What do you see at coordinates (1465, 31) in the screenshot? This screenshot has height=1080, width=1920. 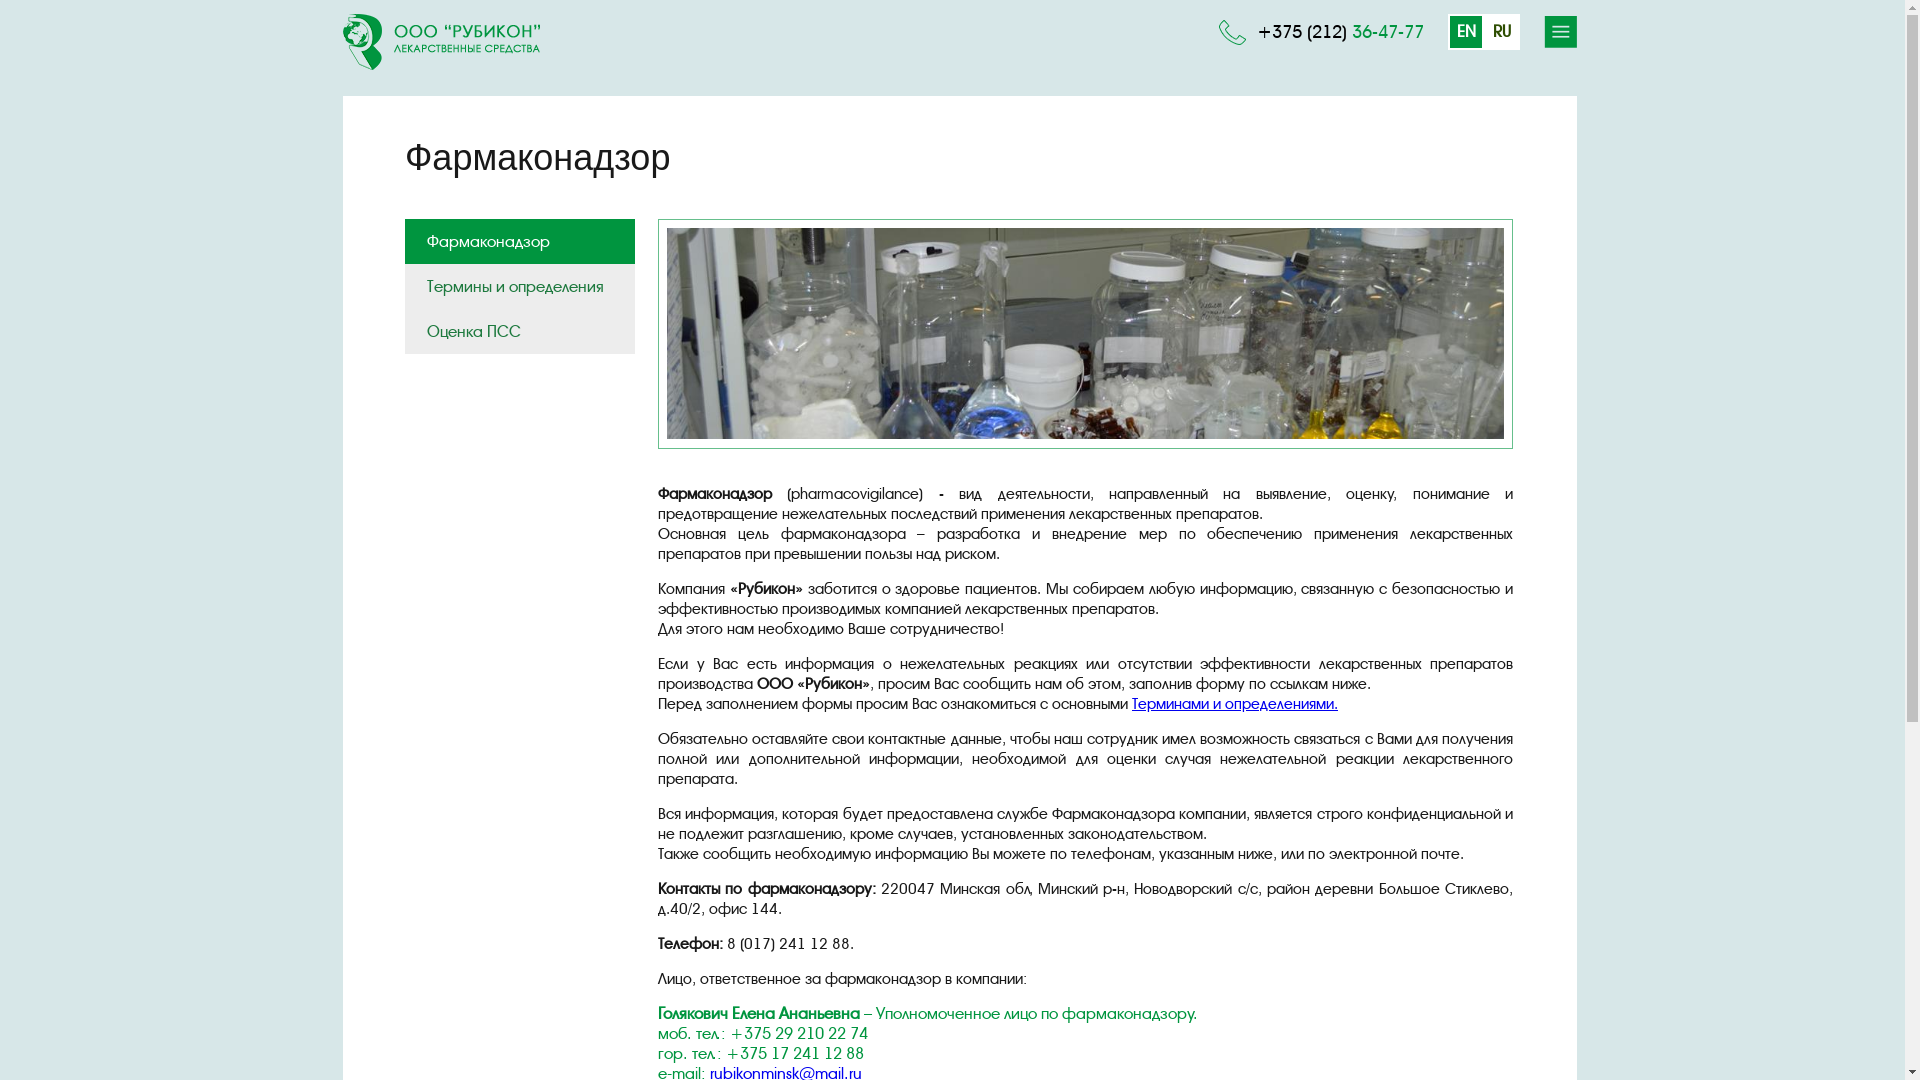 I see `'EN'` at bounding box center [1465, 31].